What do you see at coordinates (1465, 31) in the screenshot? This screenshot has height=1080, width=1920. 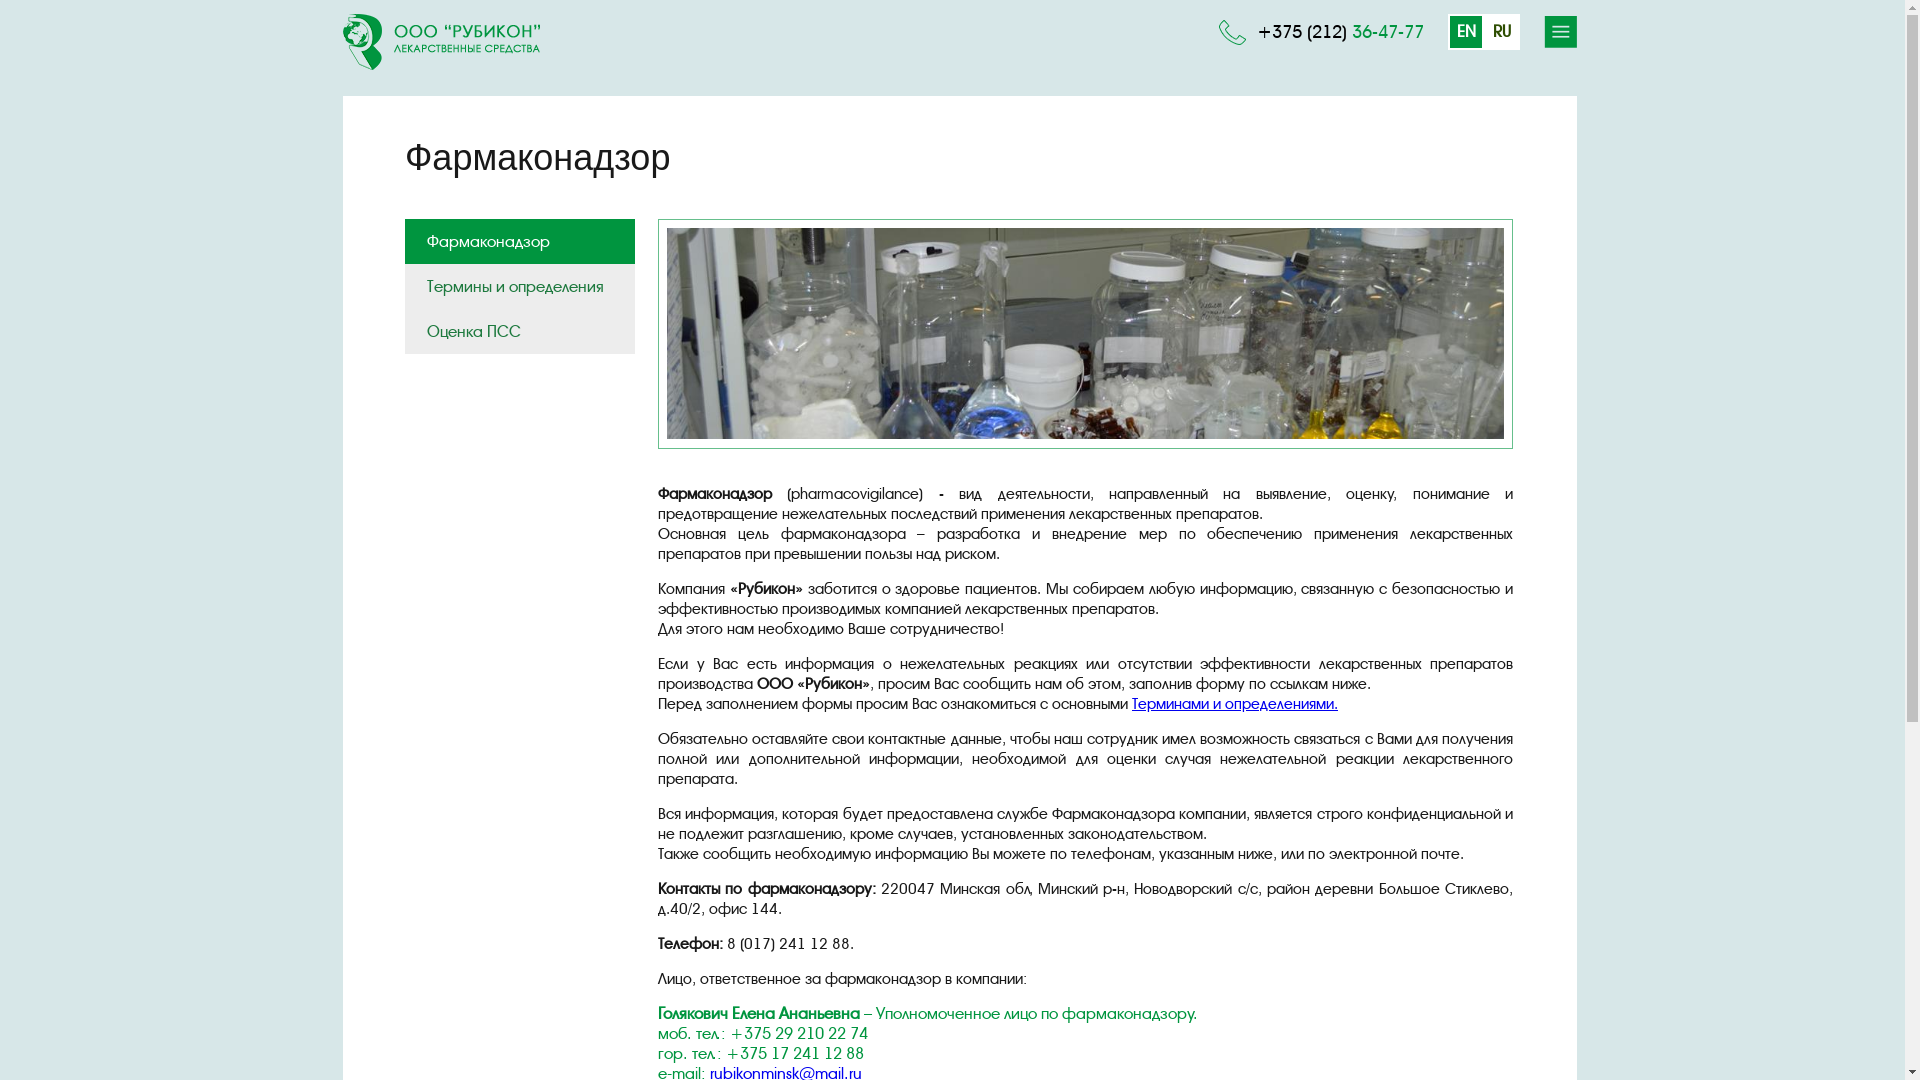 I see `'EN'` at bounding box center [1465, 31].